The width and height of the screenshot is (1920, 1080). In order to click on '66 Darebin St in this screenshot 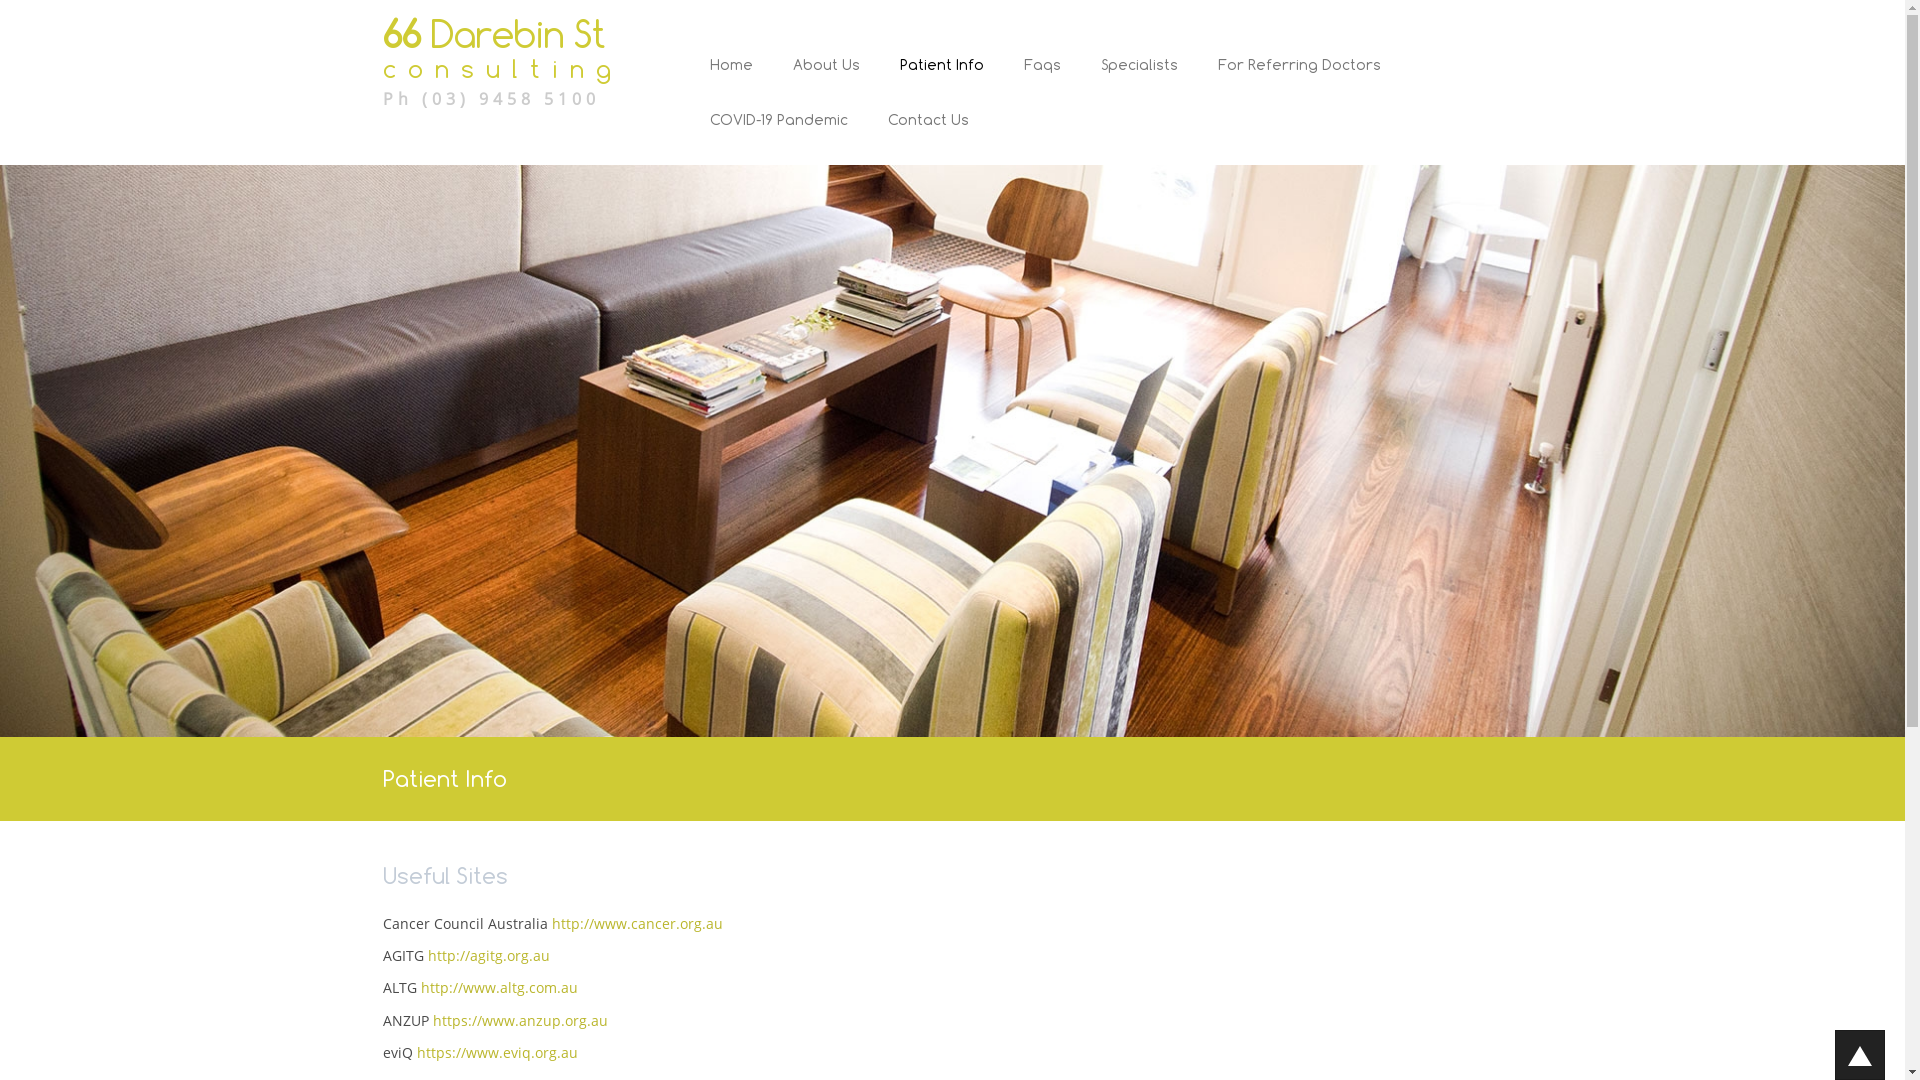, I will do `click(513, 60)`.